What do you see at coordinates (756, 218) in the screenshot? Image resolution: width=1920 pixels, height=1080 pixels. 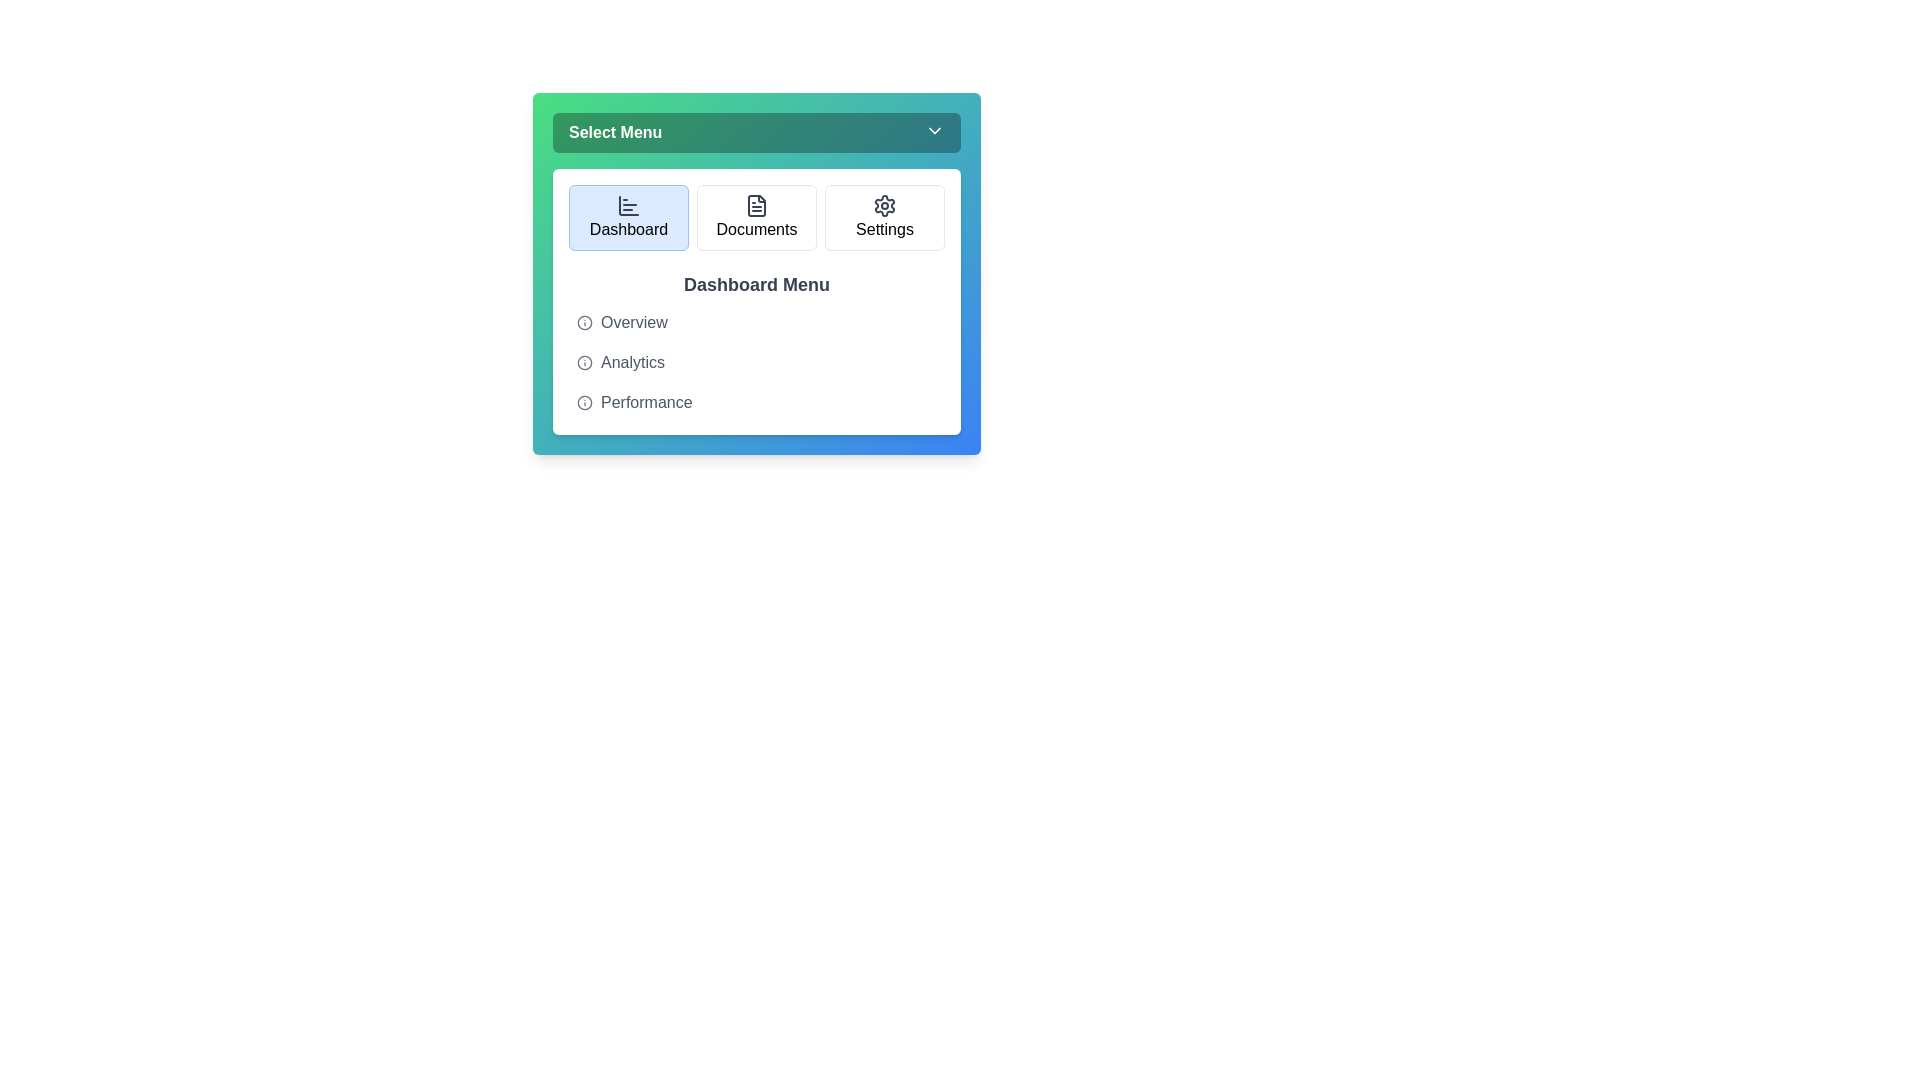 I see `the 'Documents' menu item button located in the middle of the menu bar under the green-tinted header labeled 'Select Menu'` at bounding box center [756, 218].